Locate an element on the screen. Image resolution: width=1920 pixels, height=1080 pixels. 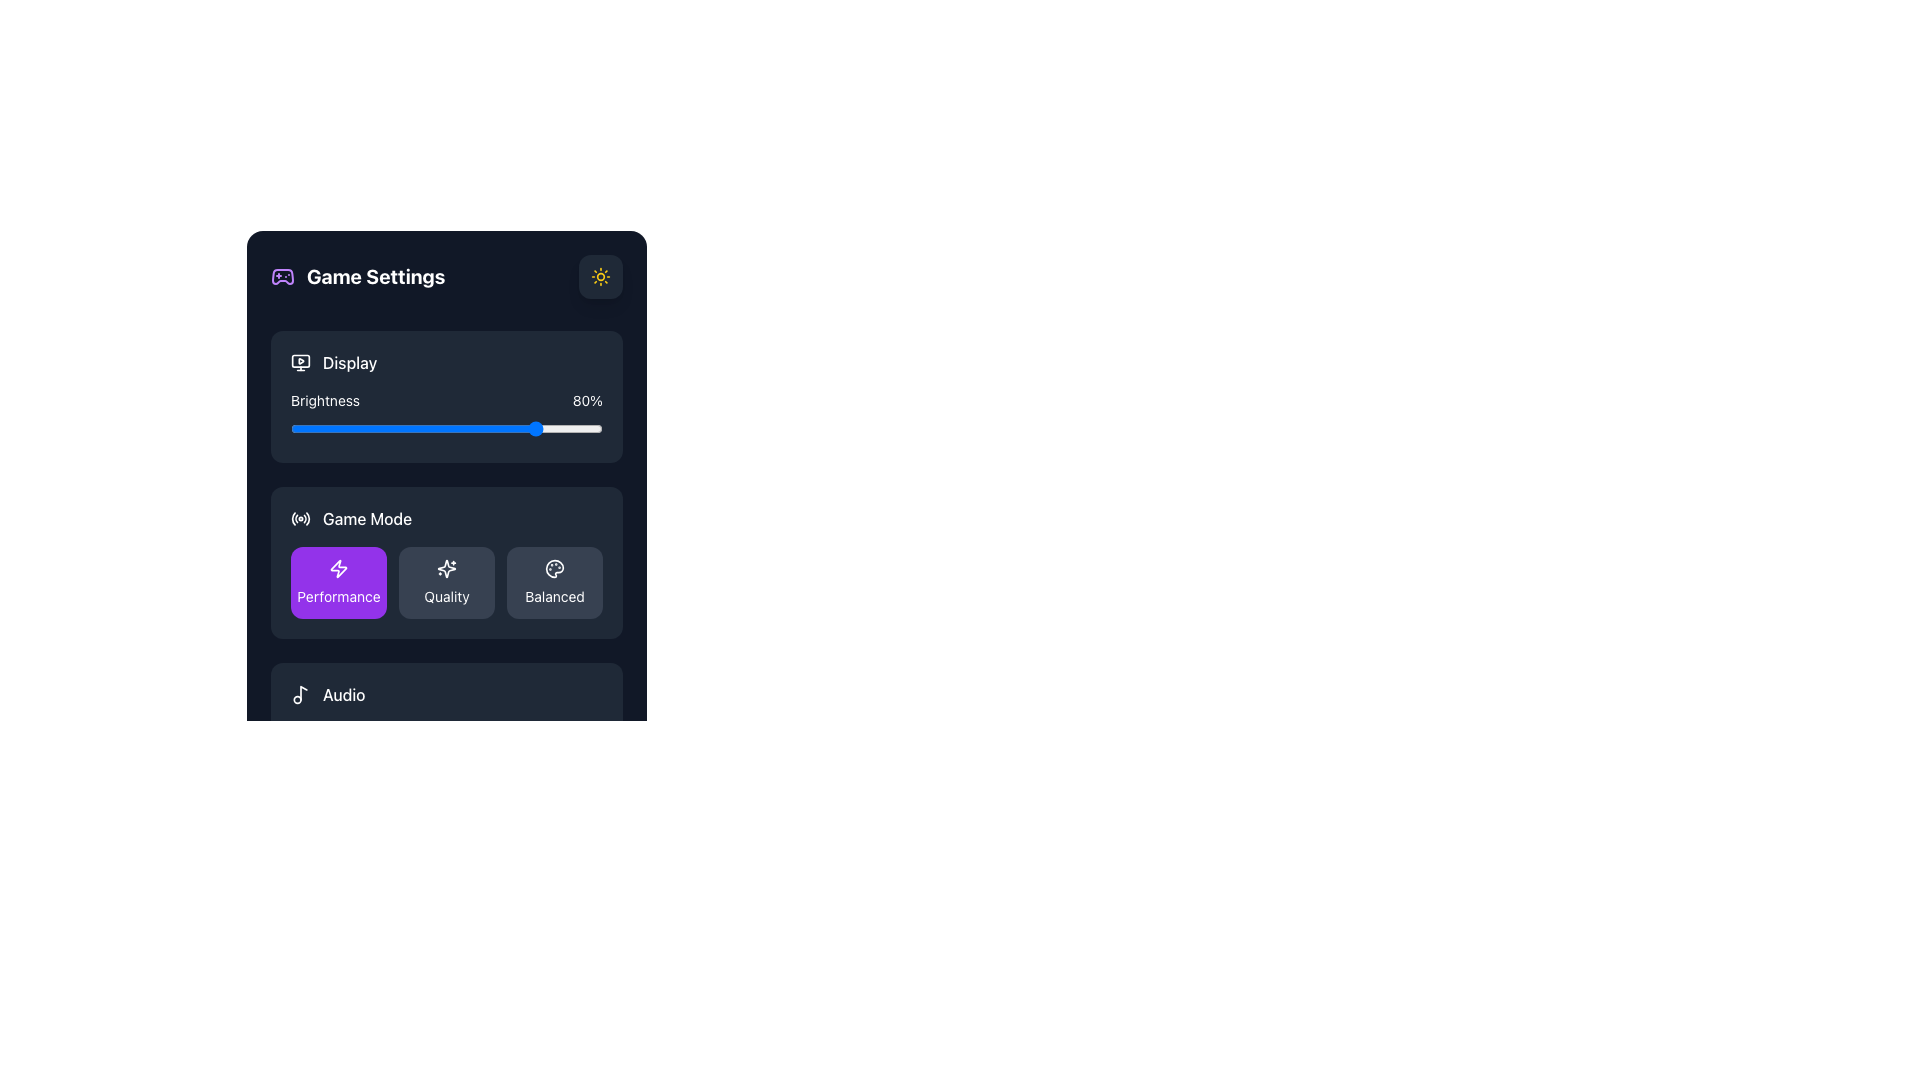
brightness is located at coordinates (296, 427).